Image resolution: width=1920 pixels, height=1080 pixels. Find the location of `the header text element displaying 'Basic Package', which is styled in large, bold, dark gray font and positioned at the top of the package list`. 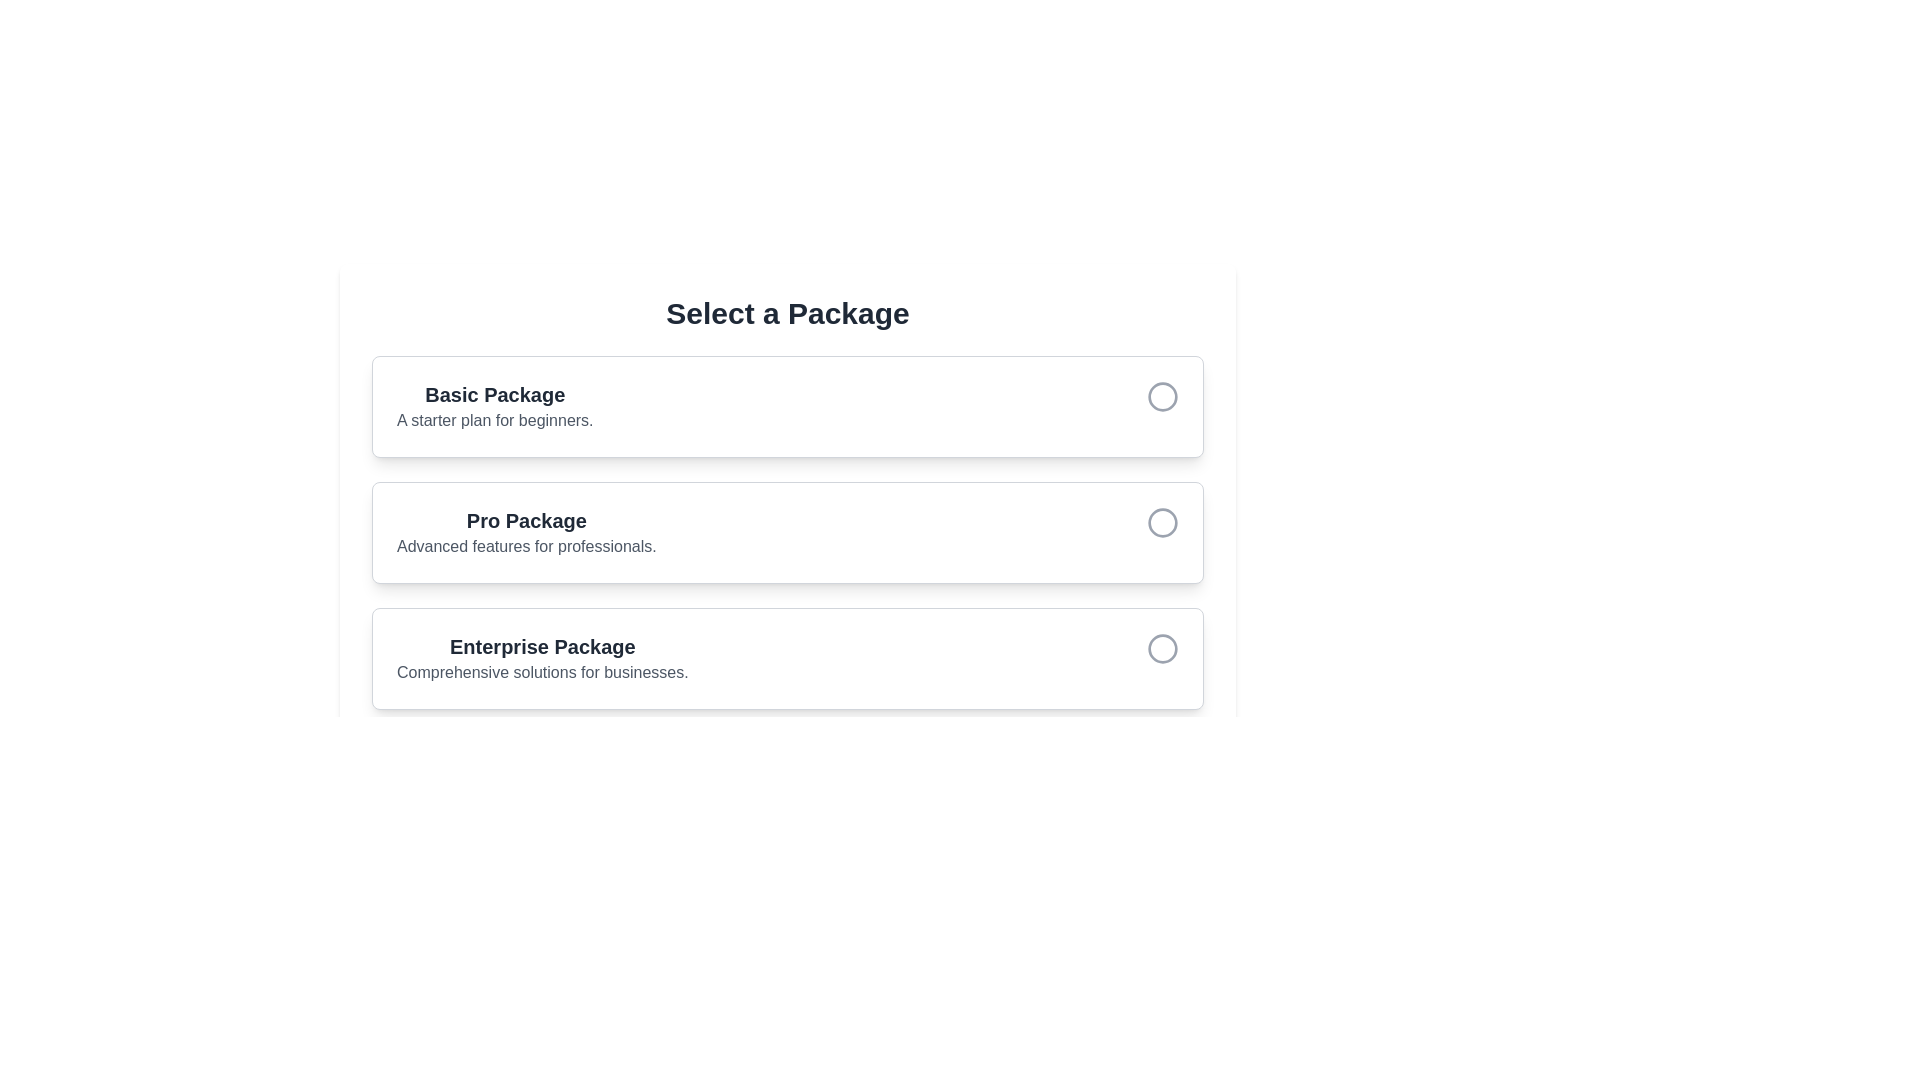

the header text element displaying 'Basic Package', which is styled in large, bold, dark gray font and positioned at the top of the package list is located at coordinates (495, 394).